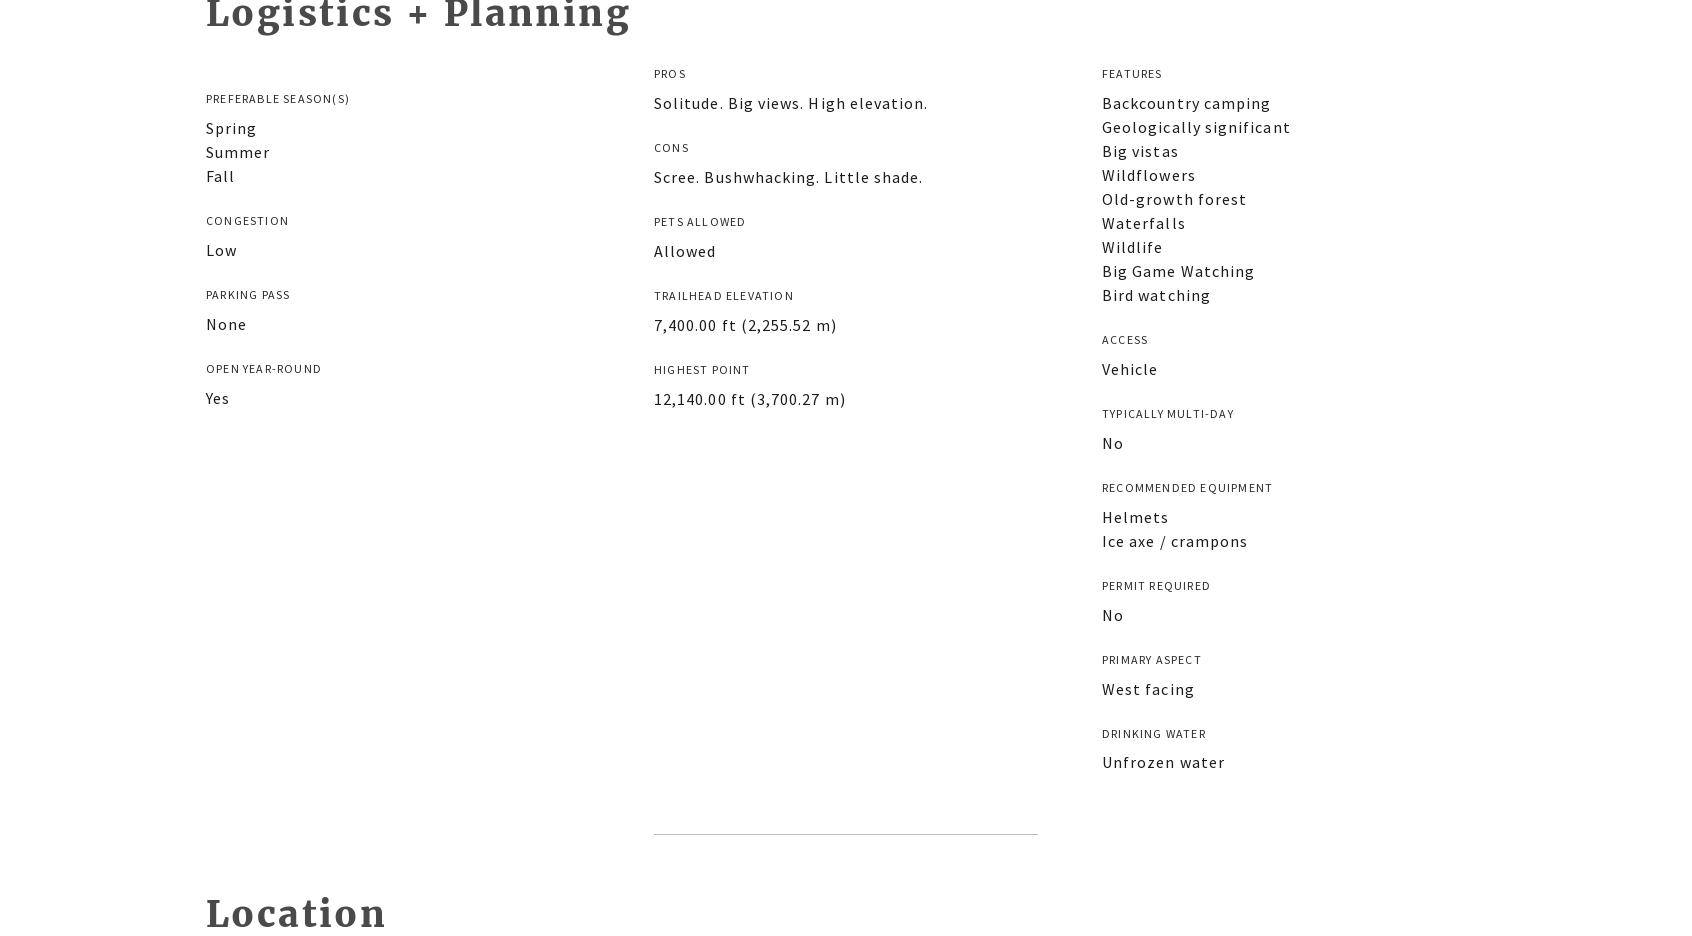 The width and height of the screenshot is (1692, 936). What do you see at coordinates (1101, 761) in the screenshot?
I see `'Unfrozen water'` at bounding box center [1101, 761].